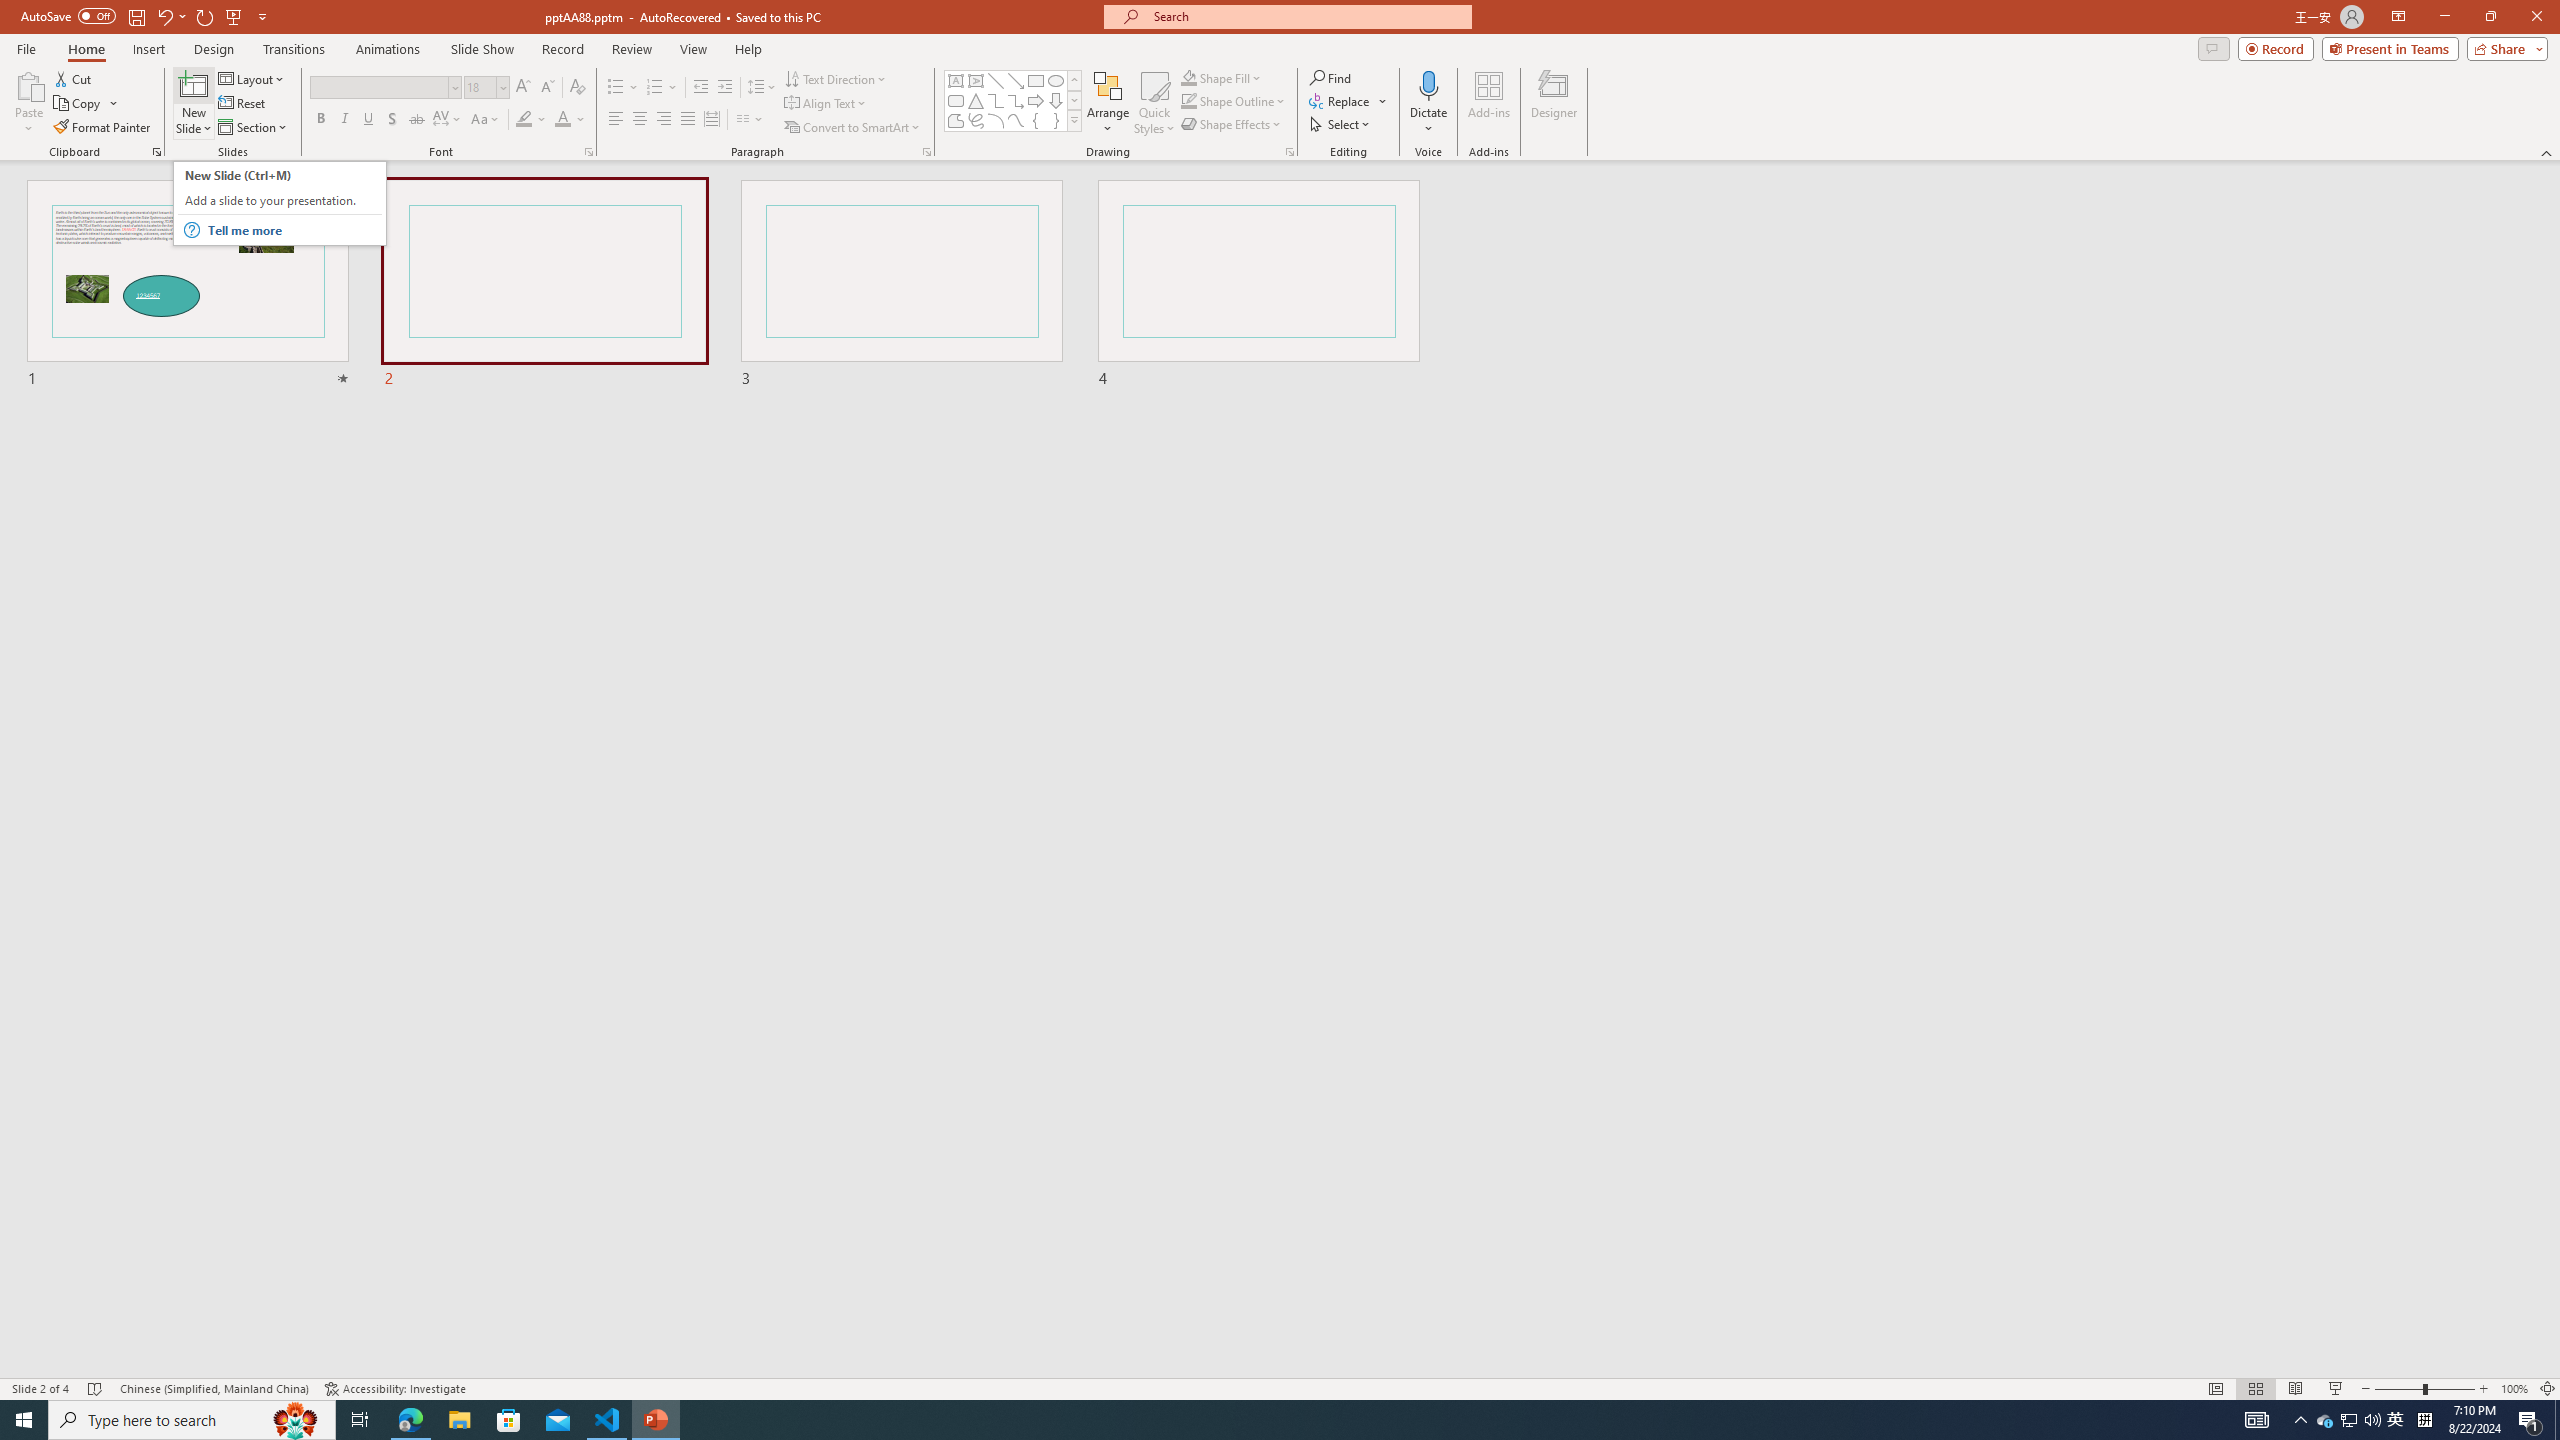 This screenshot has height=1440, width=2560. What do you see at coordinates (2547, 153) in the screenshot?
I see `'Collapse the Ribbon'` at bounding box center [2547, 153].